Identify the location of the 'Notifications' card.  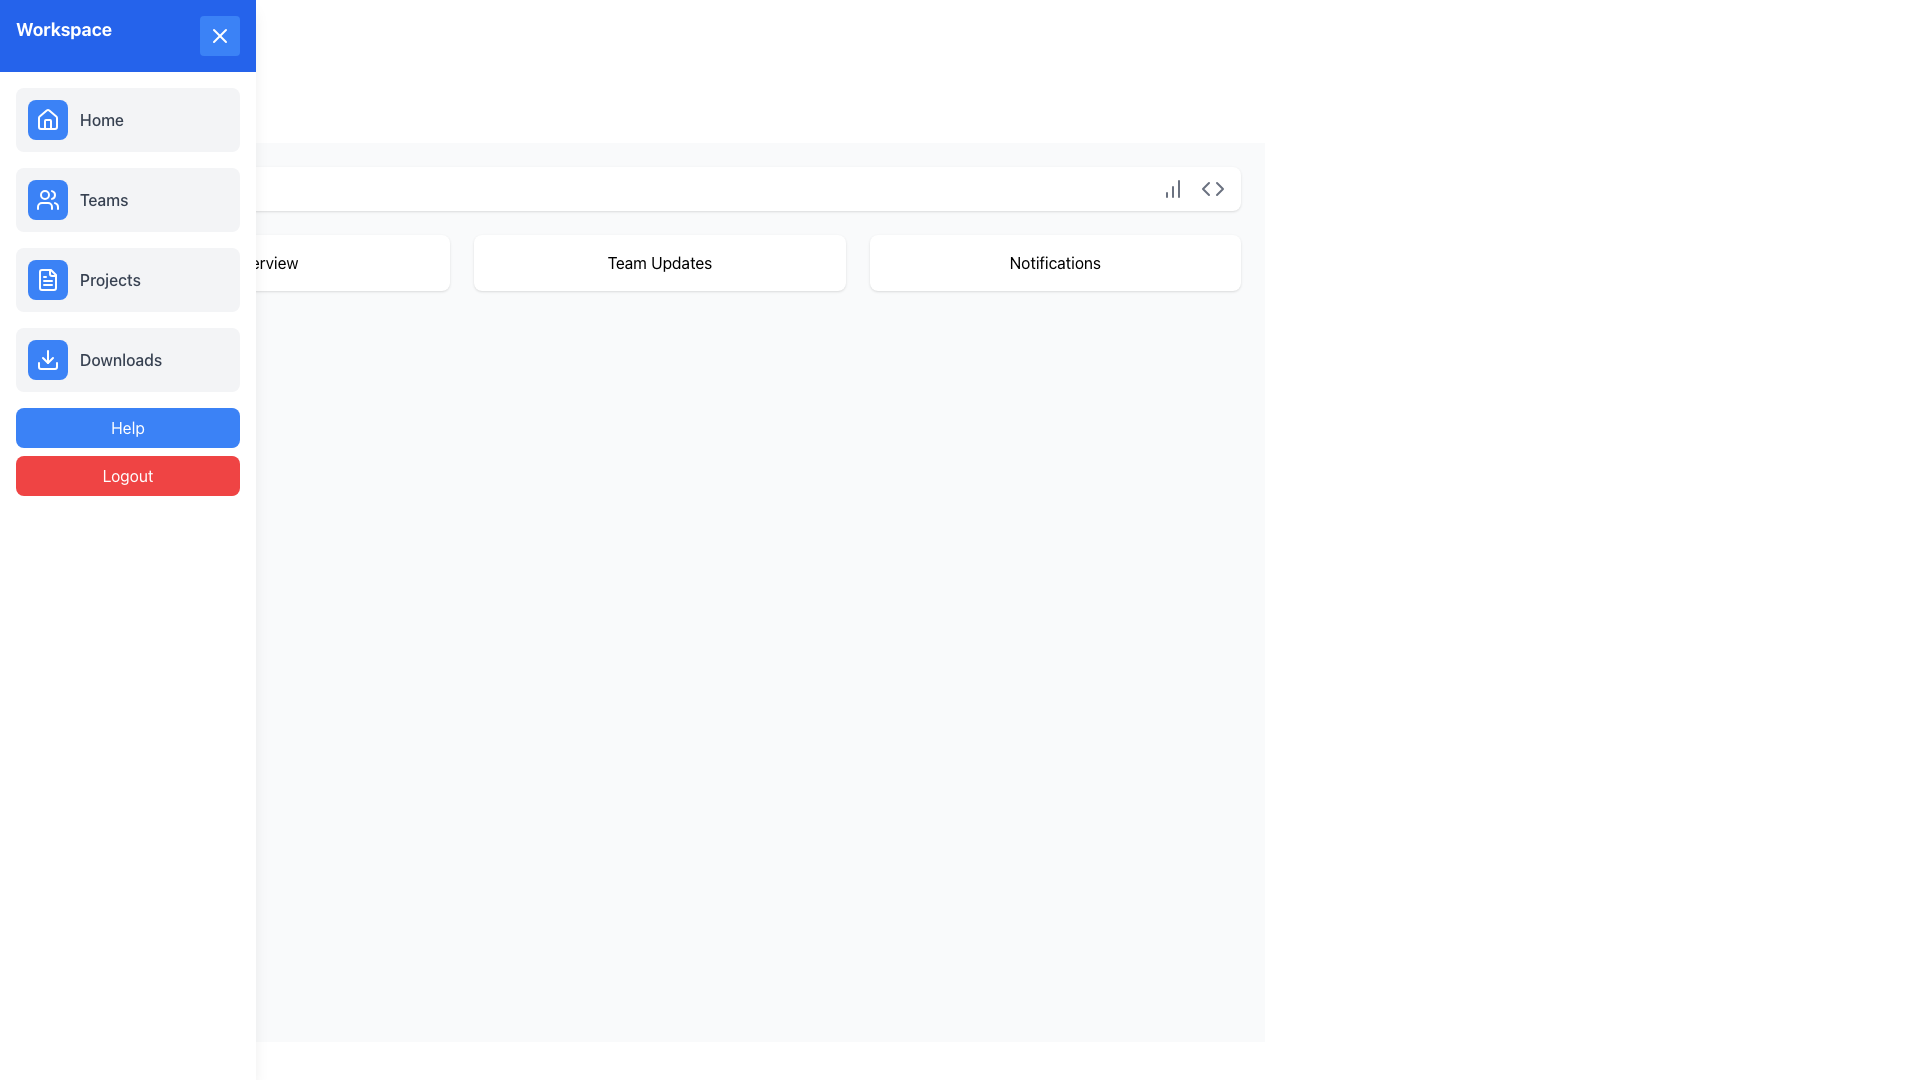
(1054, 261).